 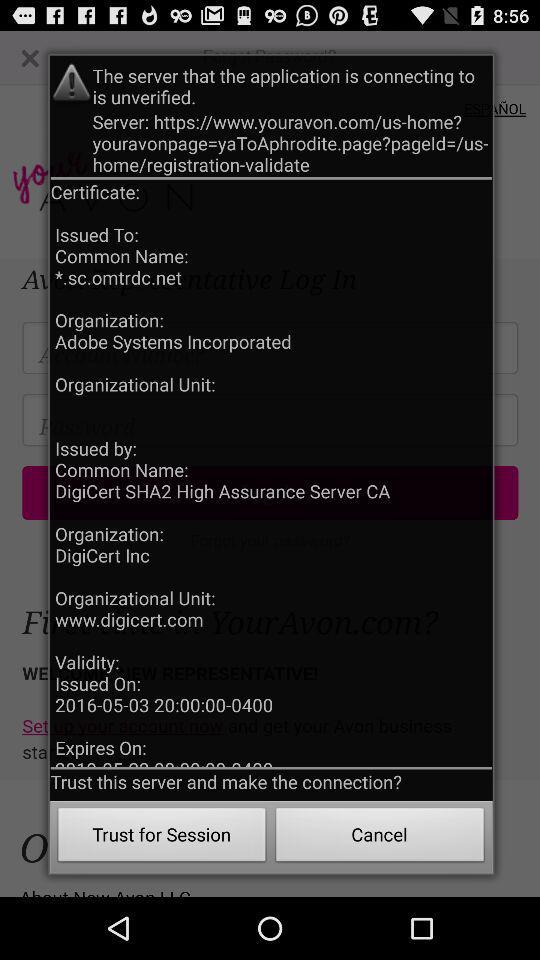 What do you see at coordinates (161, 837) in the screenshot?
I see `the icon below the trust this server icon` at bounding box center [161, 837].